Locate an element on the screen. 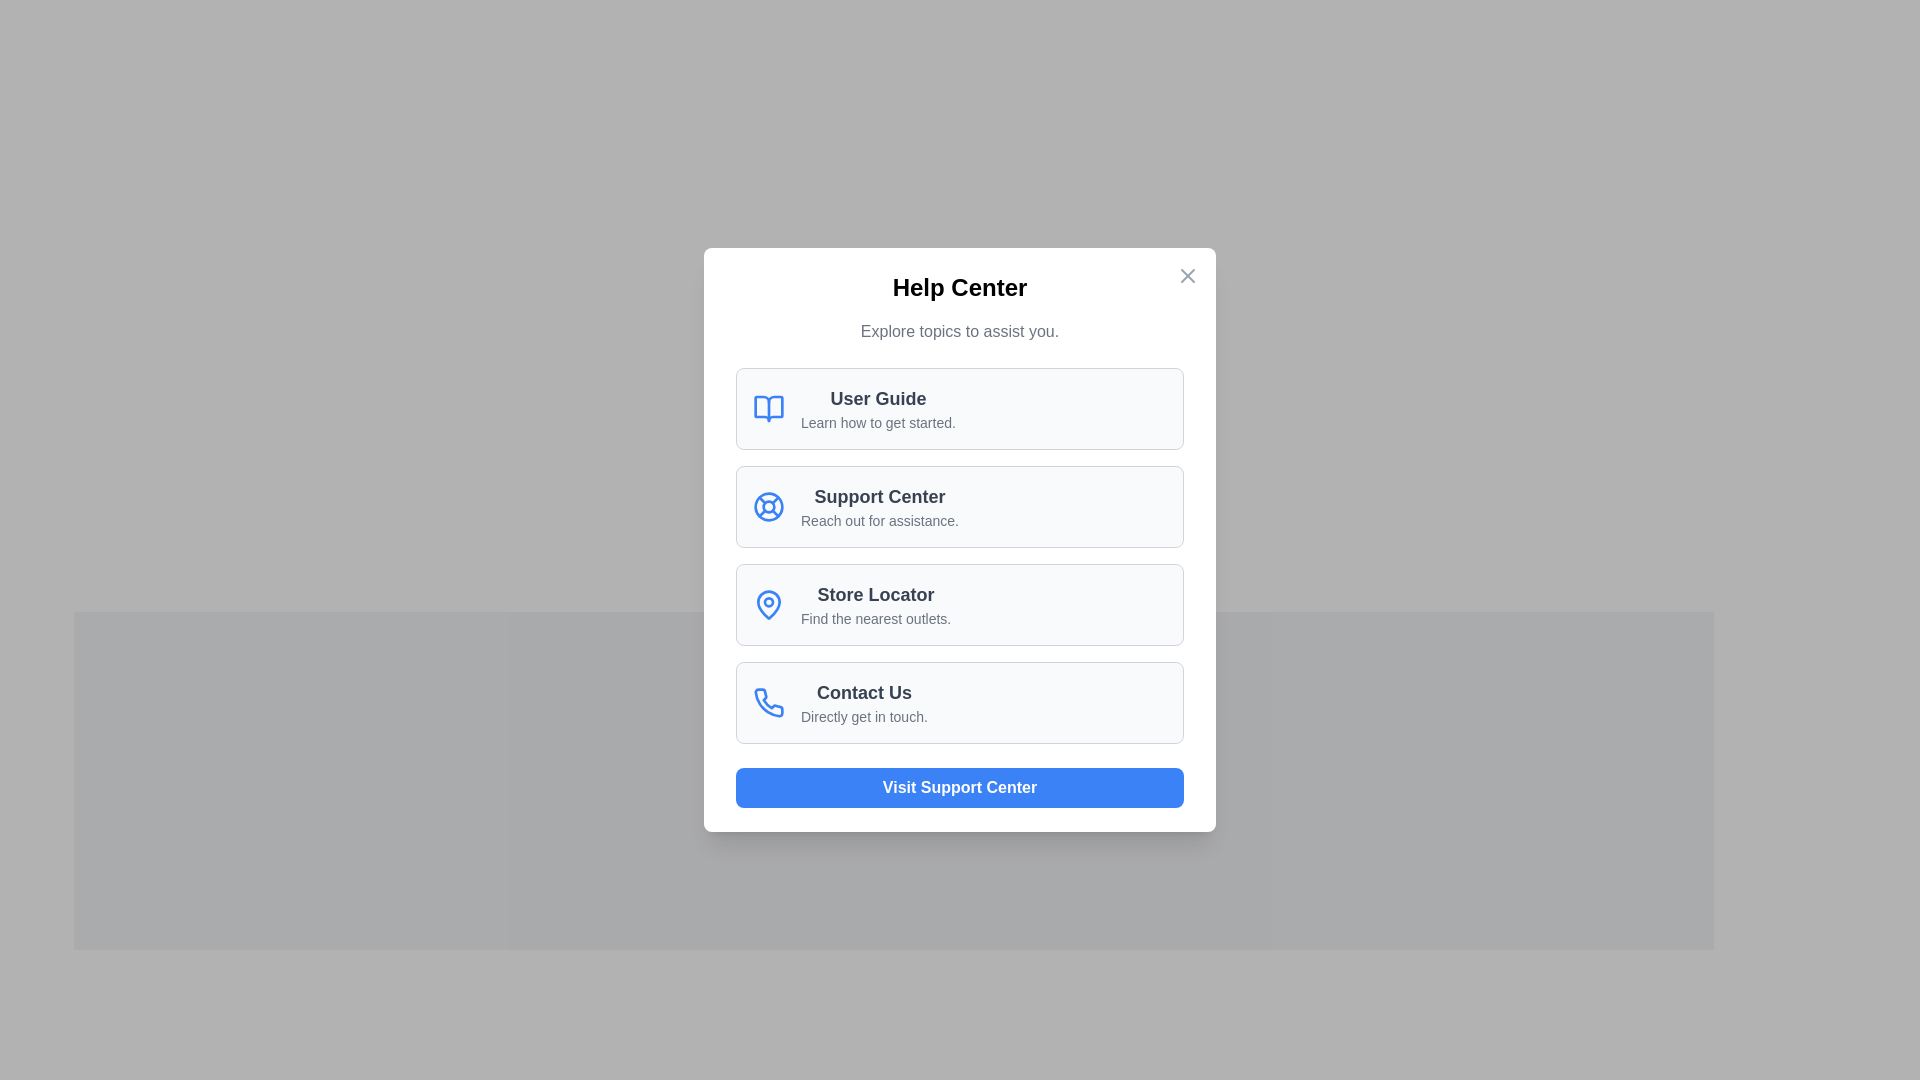 The height and width of the screenshot is (1080, 1920). the static text displaying 'Directly get in touch.' located under the 'Contact Us' header in the lower-right quadrant of the modal interface is located at coordinates (864, 716).